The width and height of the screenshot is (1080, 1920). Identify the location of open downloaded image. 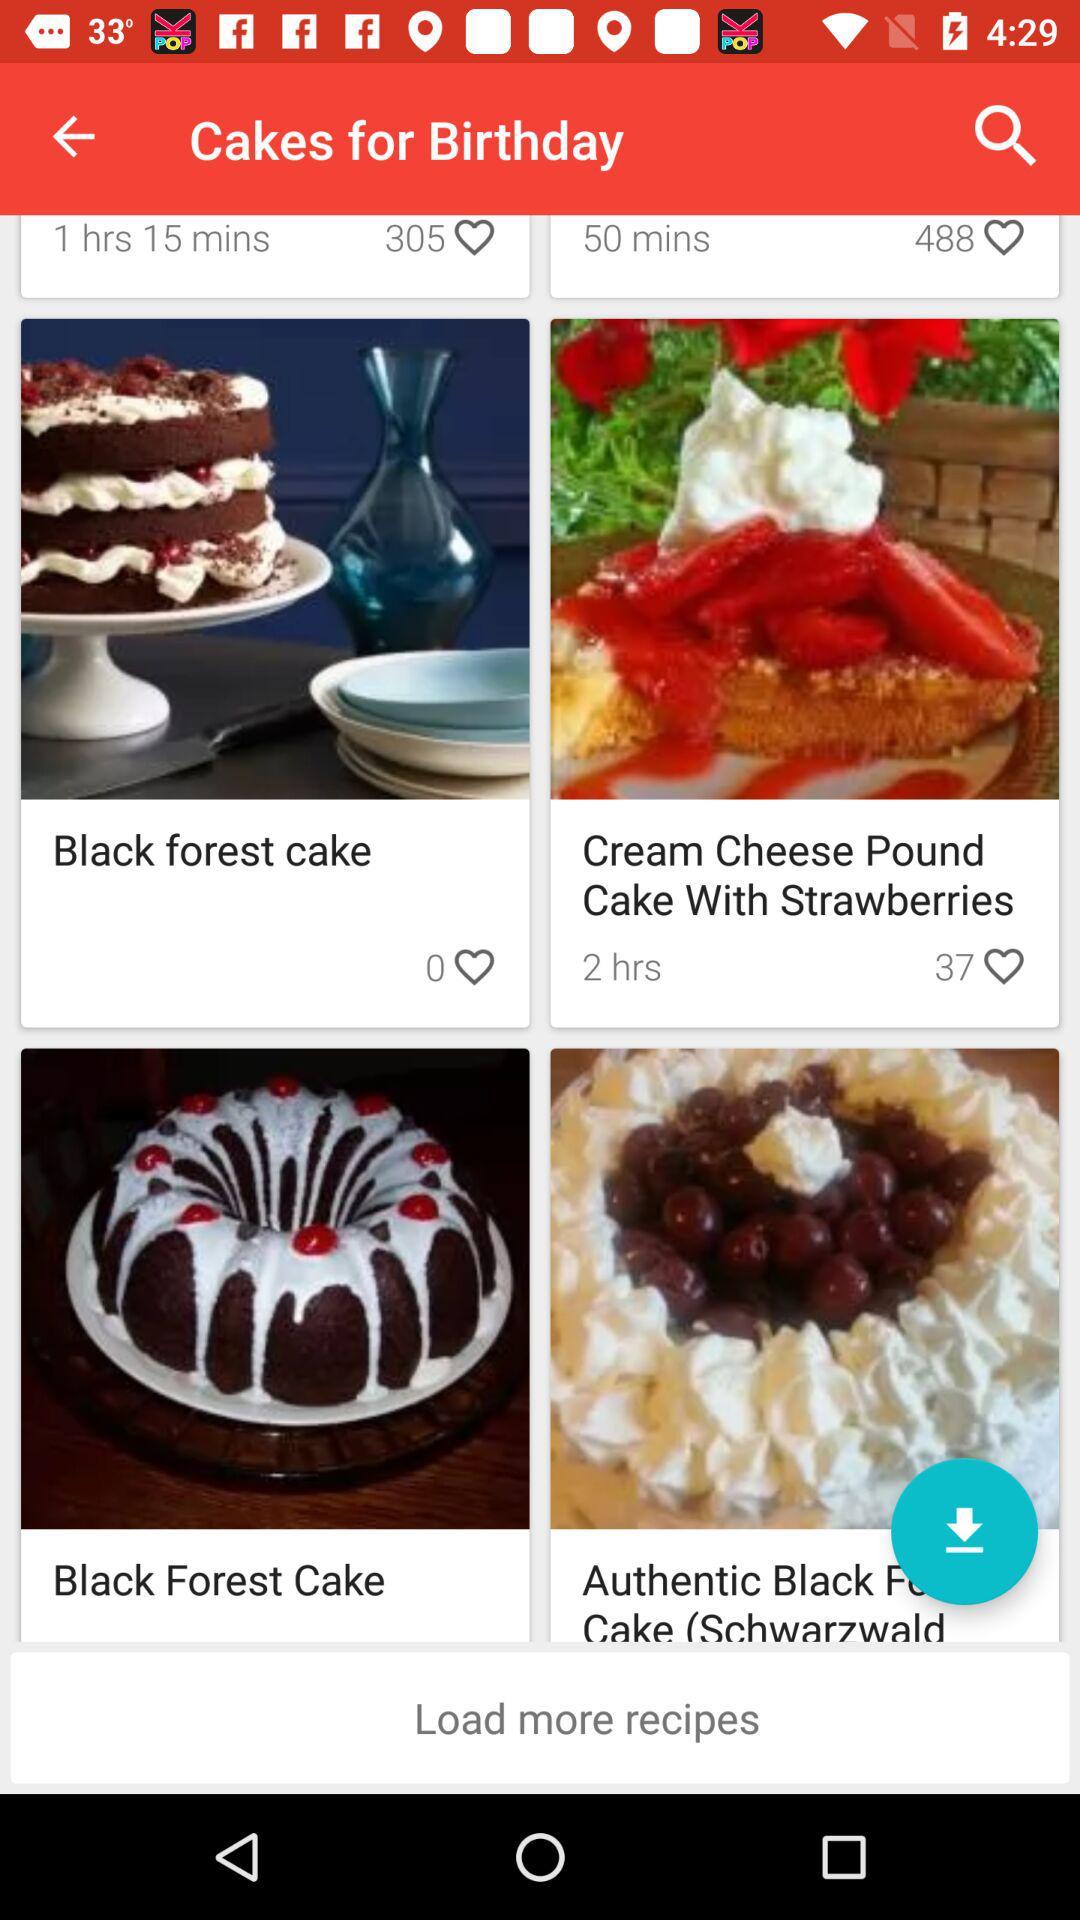
(963, 1530).